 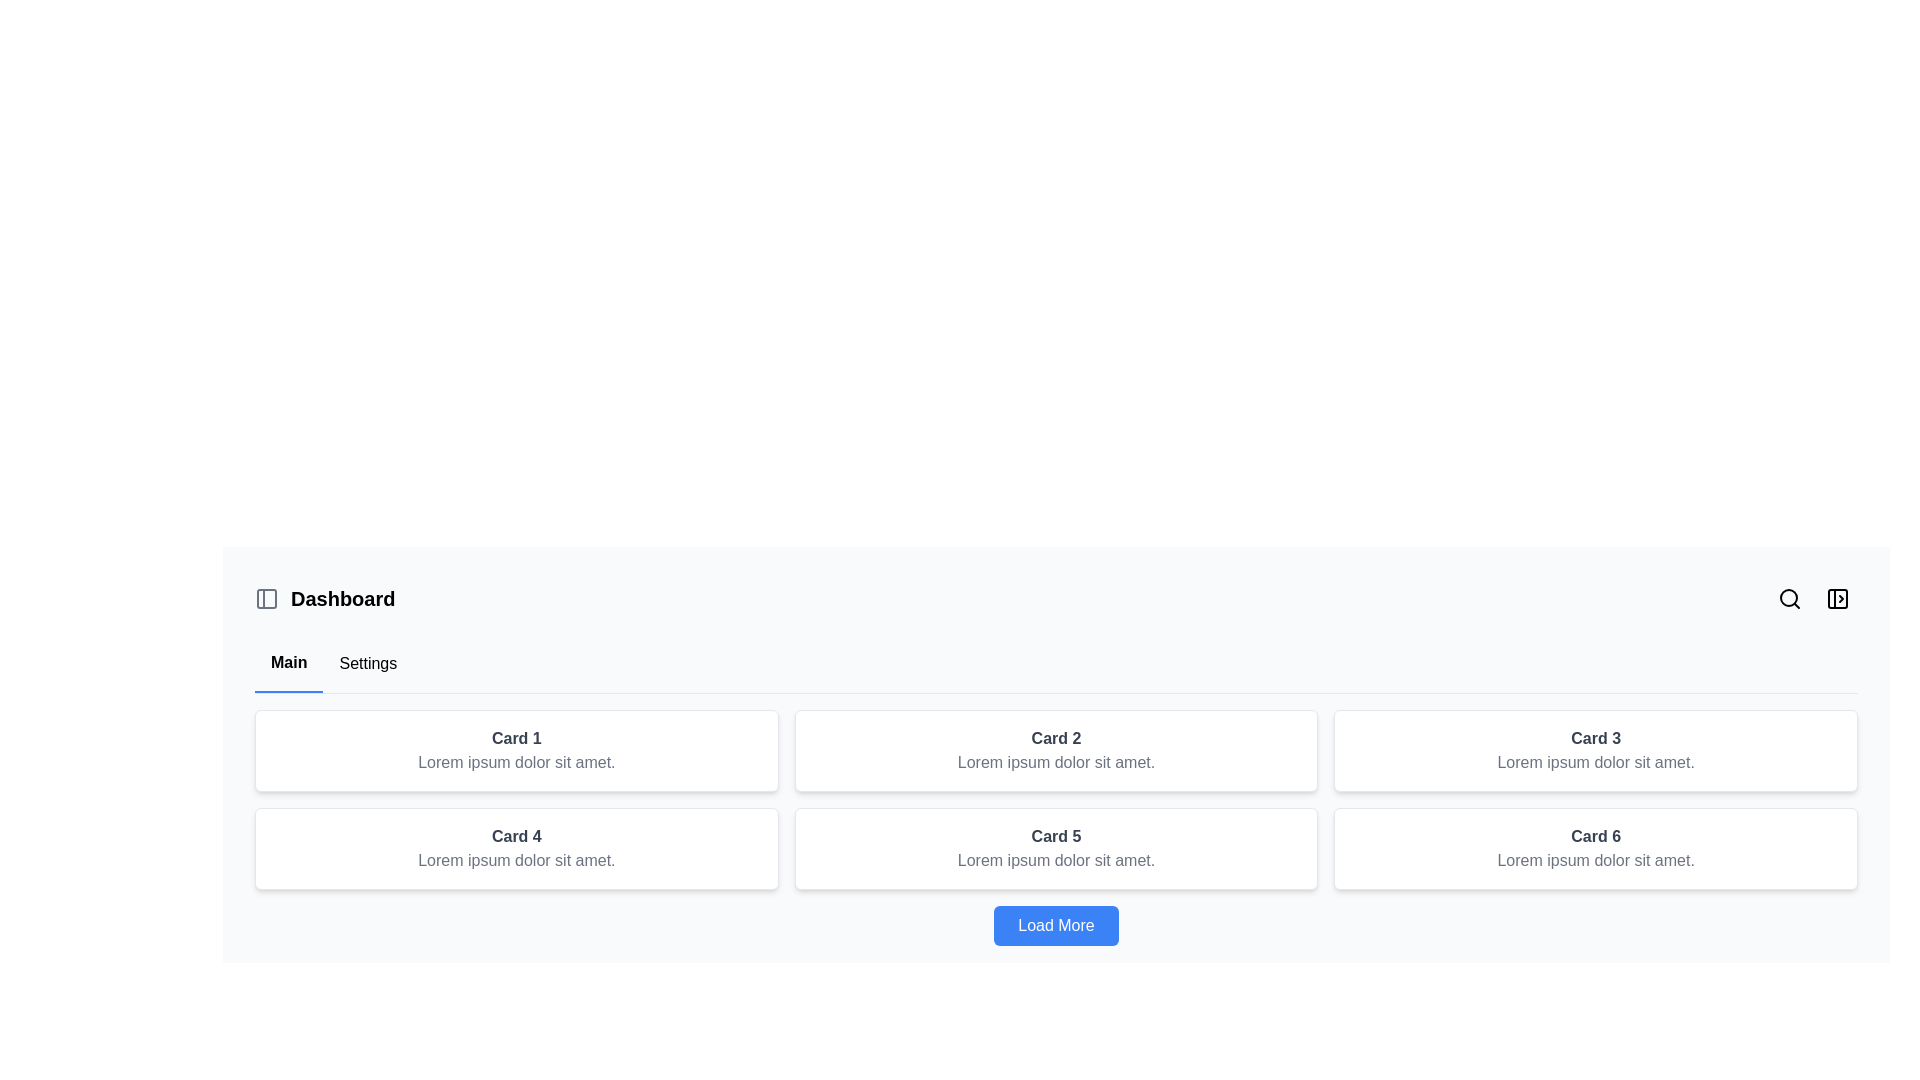 What do you see at coordinates (266, 597) in the screenshot?
I see `the icon representing the panel or dashboard layout located in the top-left corner, preceding the 'Dashboard' label` at bounding box center [266, 597].